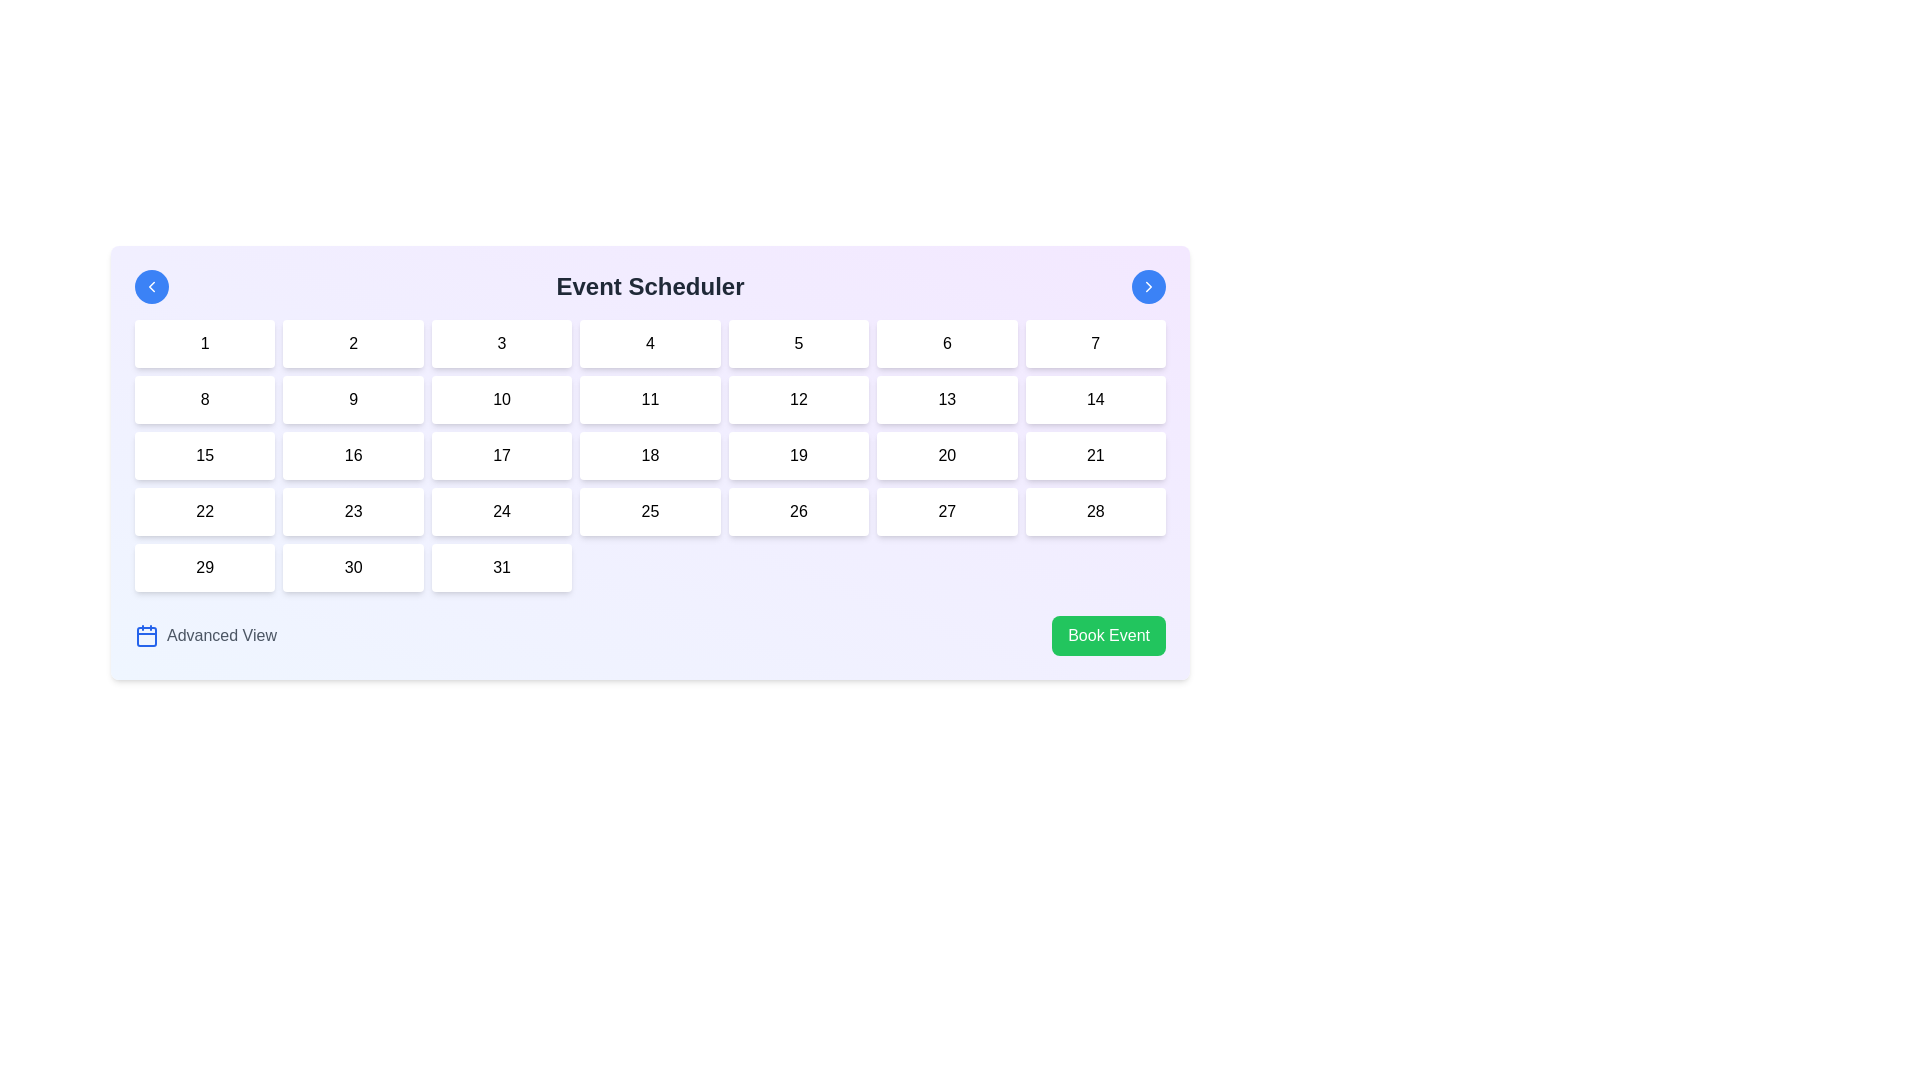 The width and height of the screenshot is (1920, 1080). I want to click on the rightward chevron arrow SVG icon located inside the circular blue button at the top-right corner of the interface, so click(1148, 286).